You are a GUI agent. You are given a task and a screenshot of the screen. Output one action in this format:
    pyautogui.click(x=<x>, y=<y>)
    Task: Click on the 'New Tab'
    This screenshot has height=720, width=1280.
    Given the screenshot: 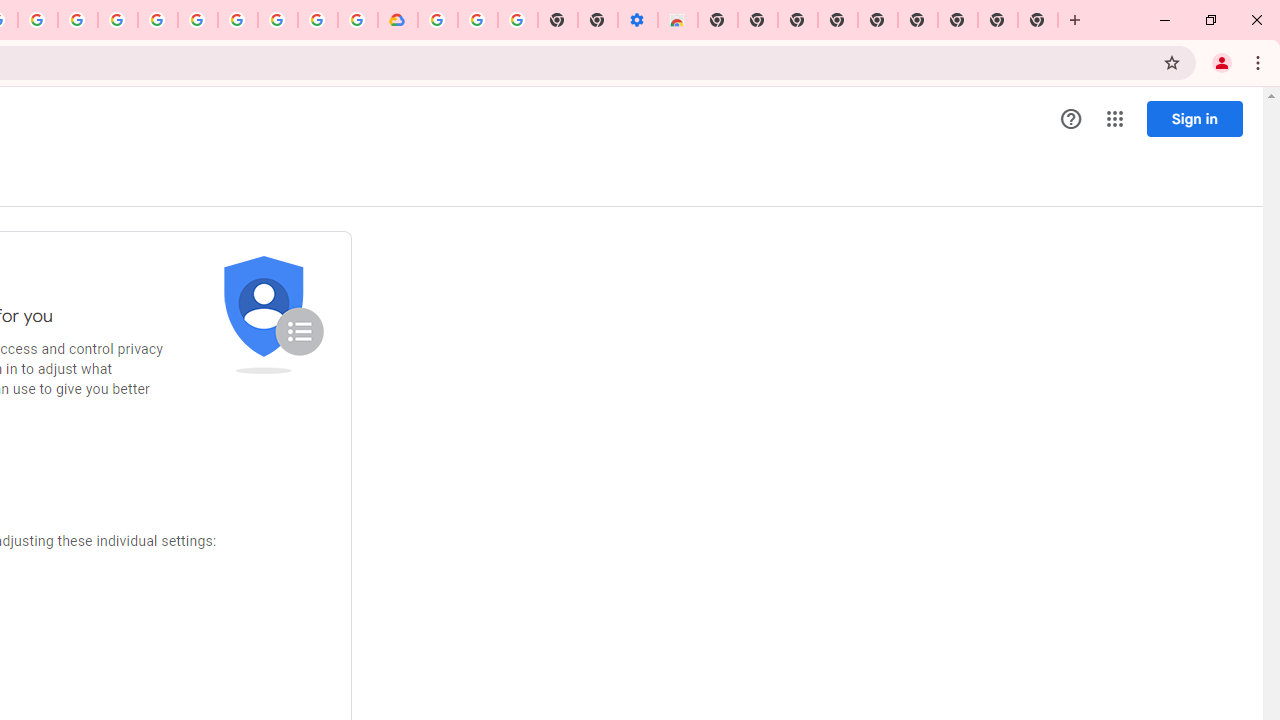 What is the action you would take?
    pyautogui.click(x=1038, y=20)
    